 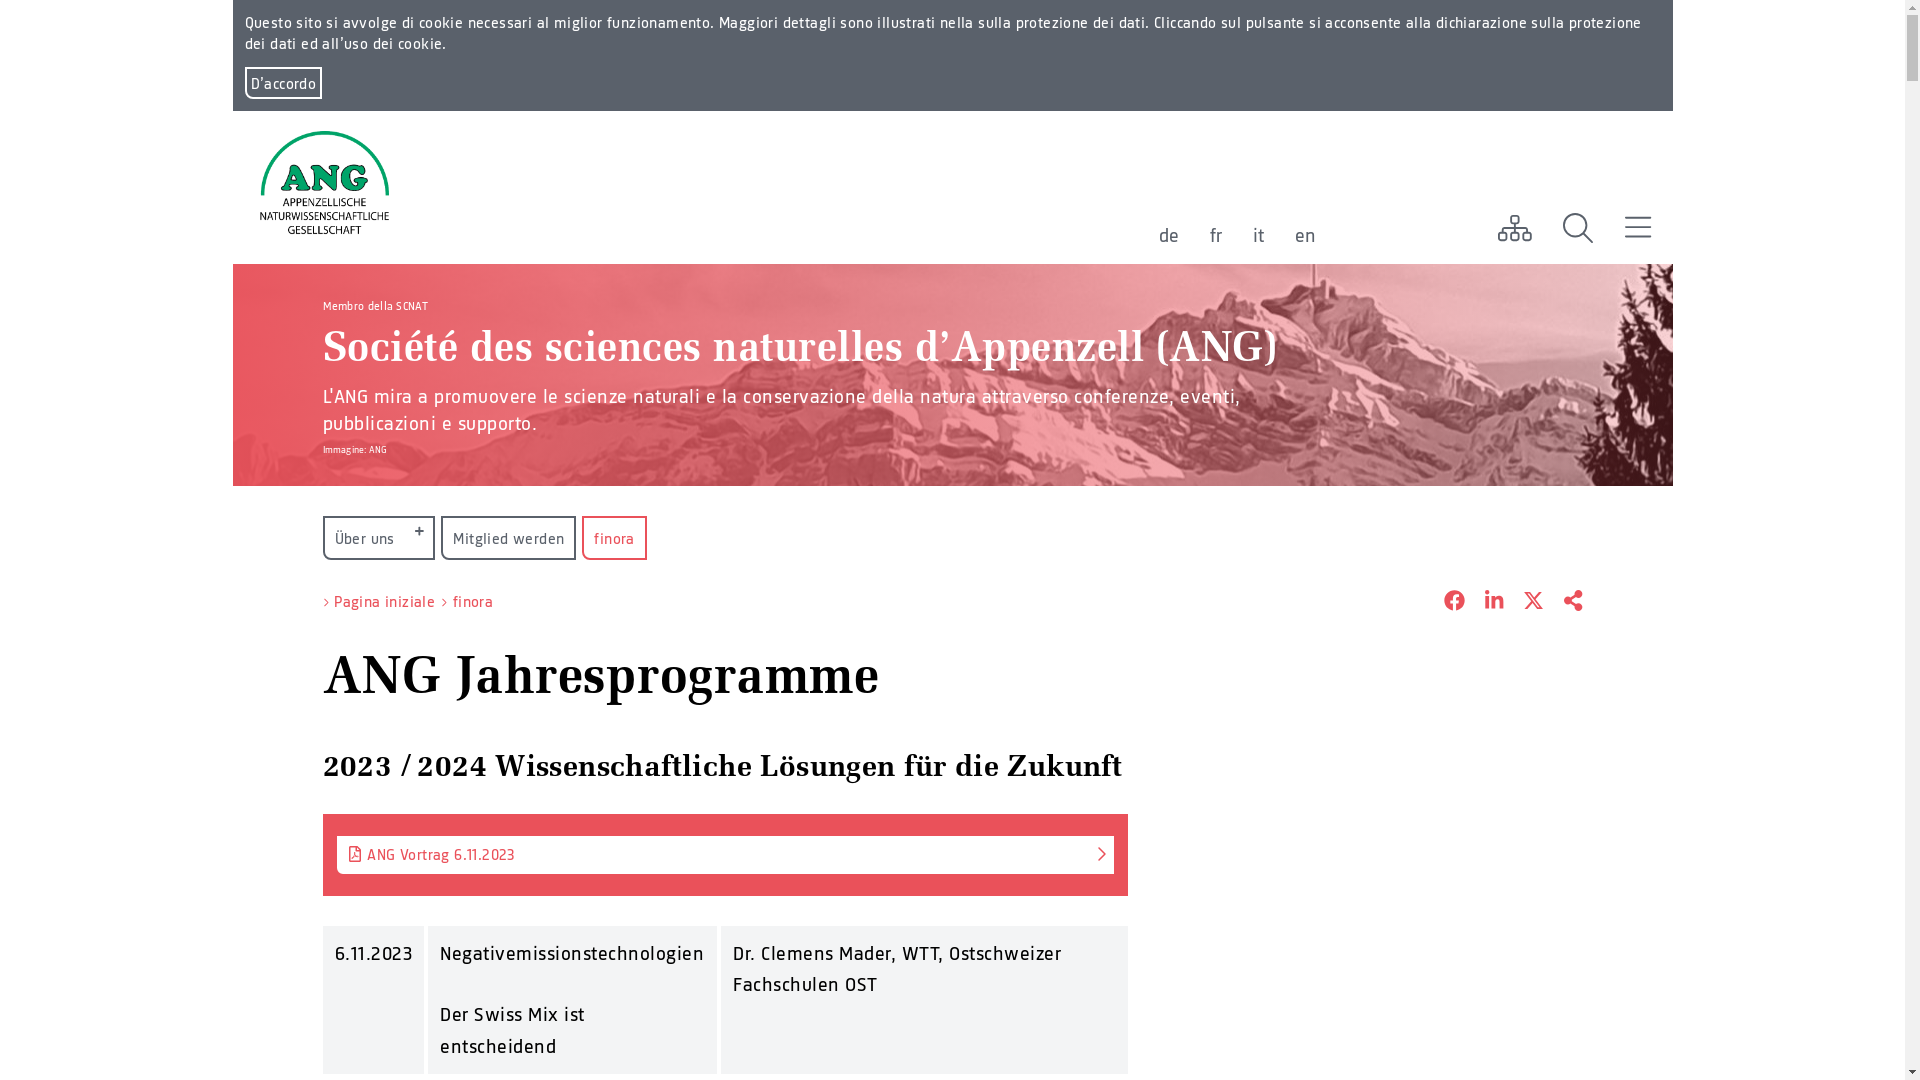 I want to click on 'it', so click(x=1256, y=234).